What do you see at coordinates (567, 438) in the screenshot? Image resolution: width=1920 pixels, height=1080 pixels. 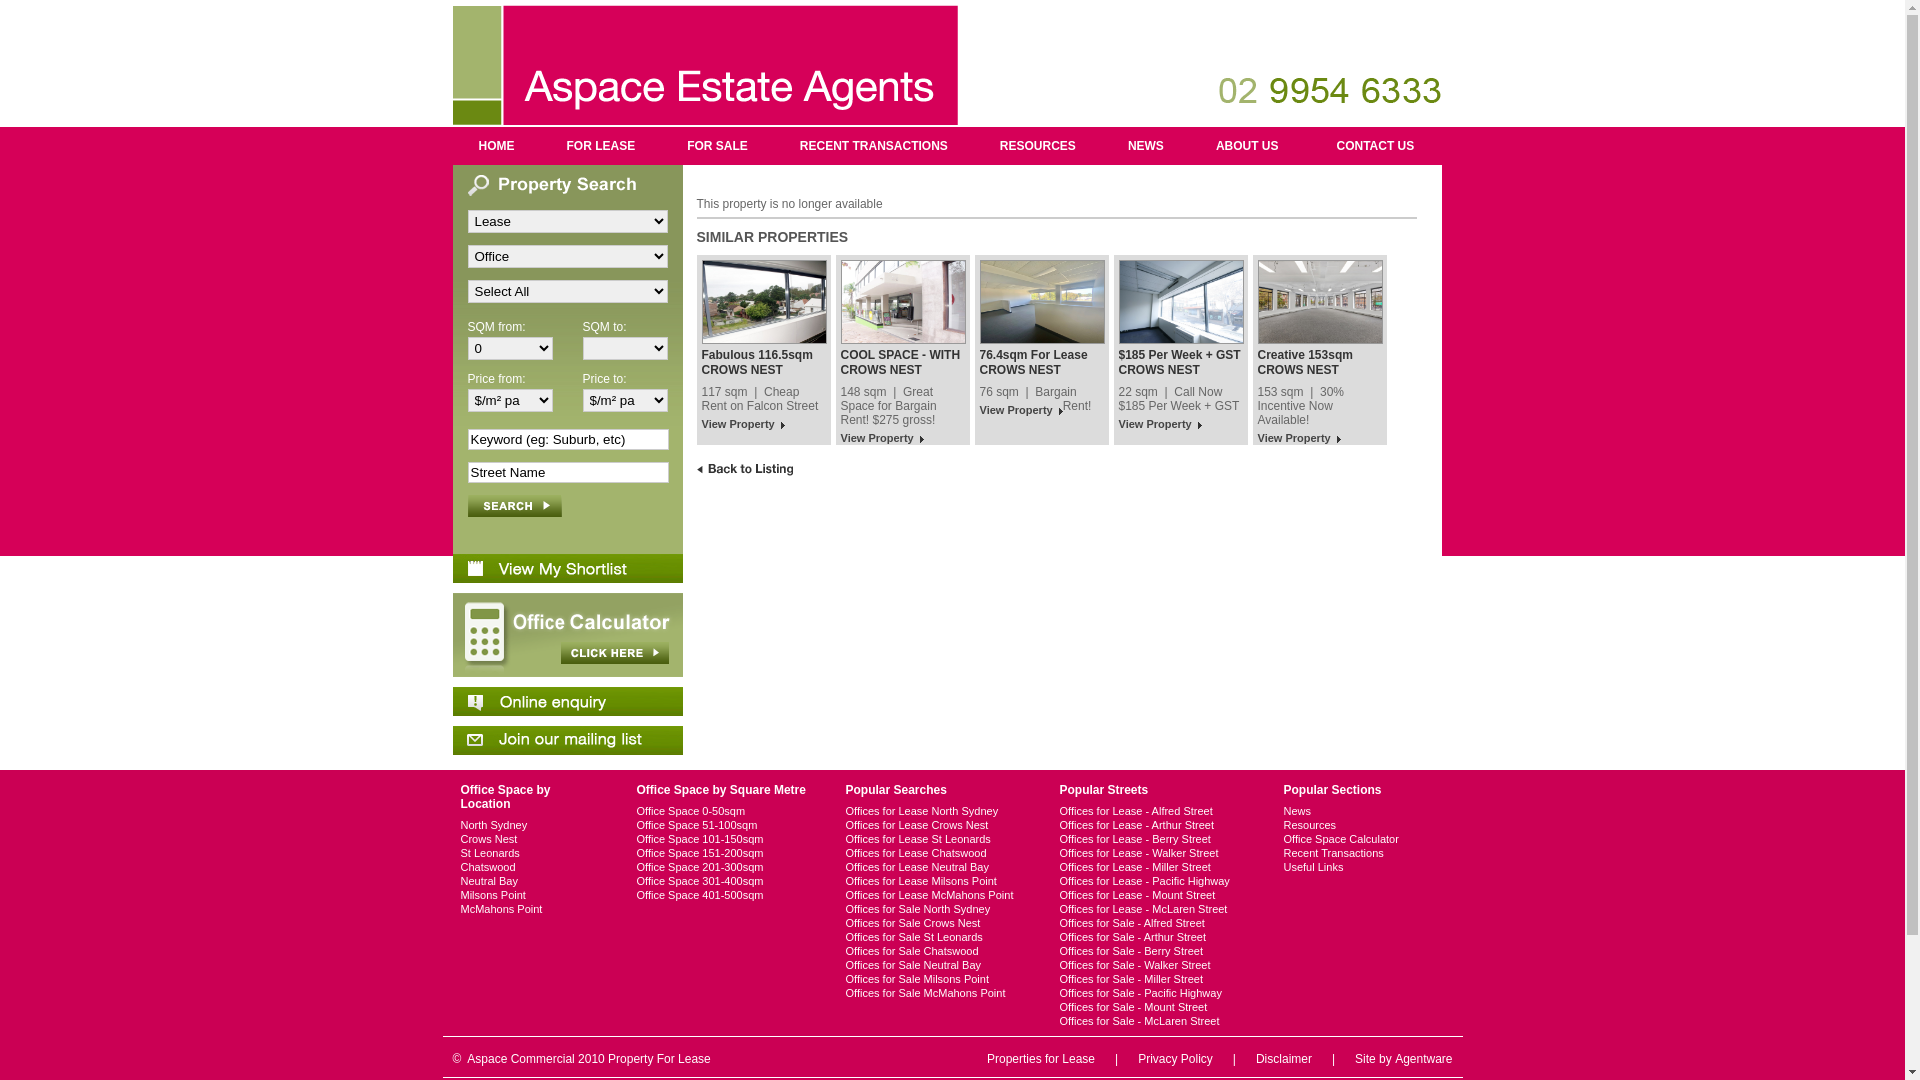 I see `'Keyword (eg: Suburb, etc)'` at bounding box center [567, 438].